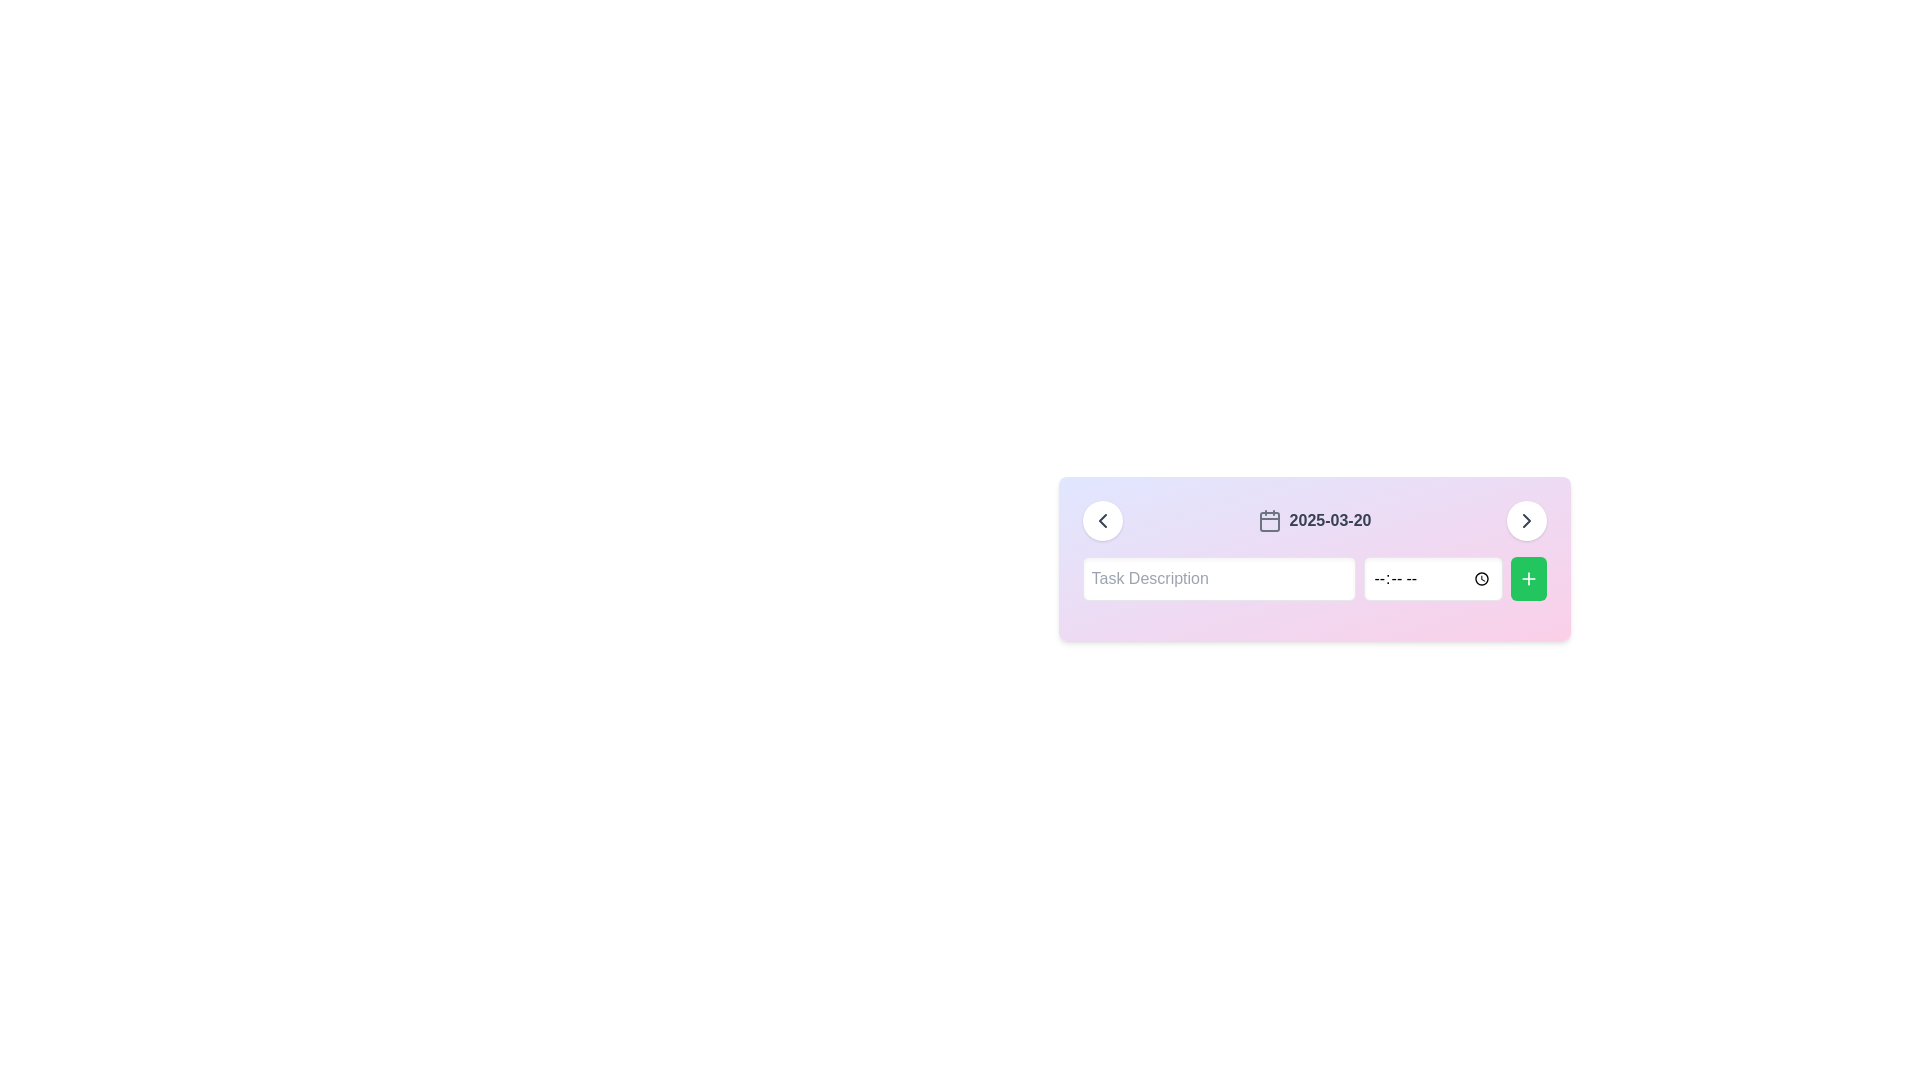 The height and width of the screenshot is (1080, 1920). I want to click on the Chevron Left icon/button, which serves as a navigation control to go back to a previous view, to potentially display a tooltip, so click(1101, 519).